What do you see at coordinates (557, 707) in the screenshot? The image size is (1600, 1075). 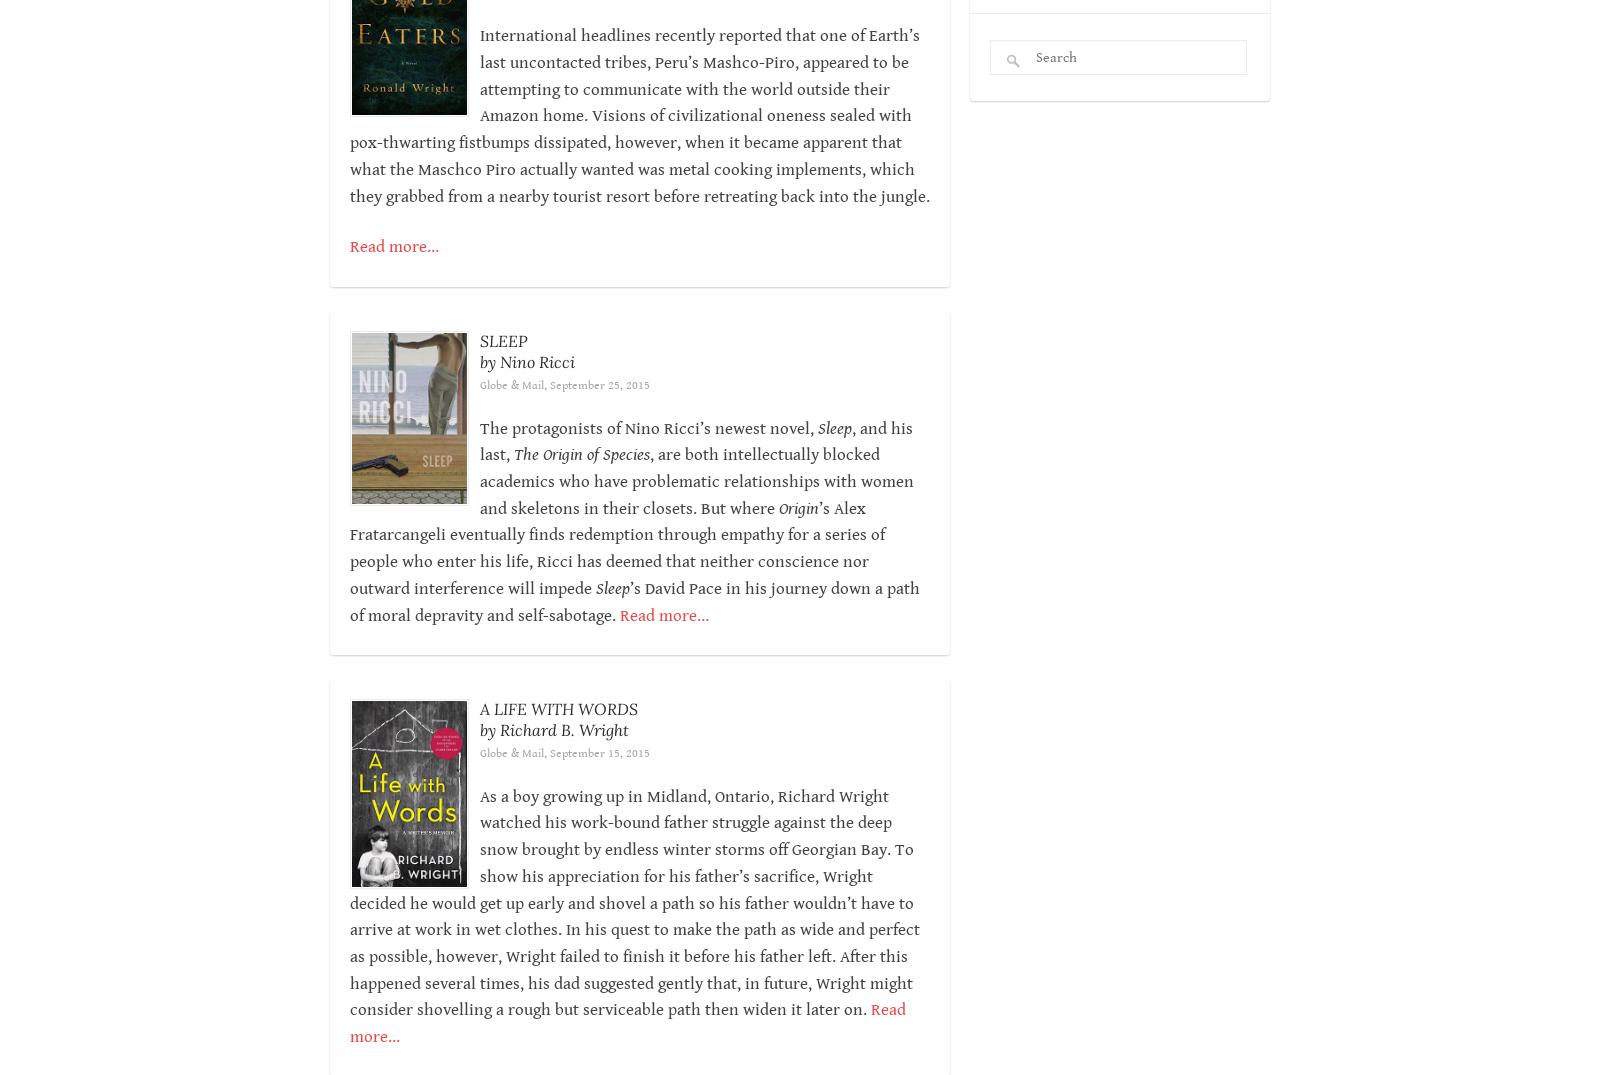 I see `'A LIFE WITH WORDS'` at bounding box center [557, 707].